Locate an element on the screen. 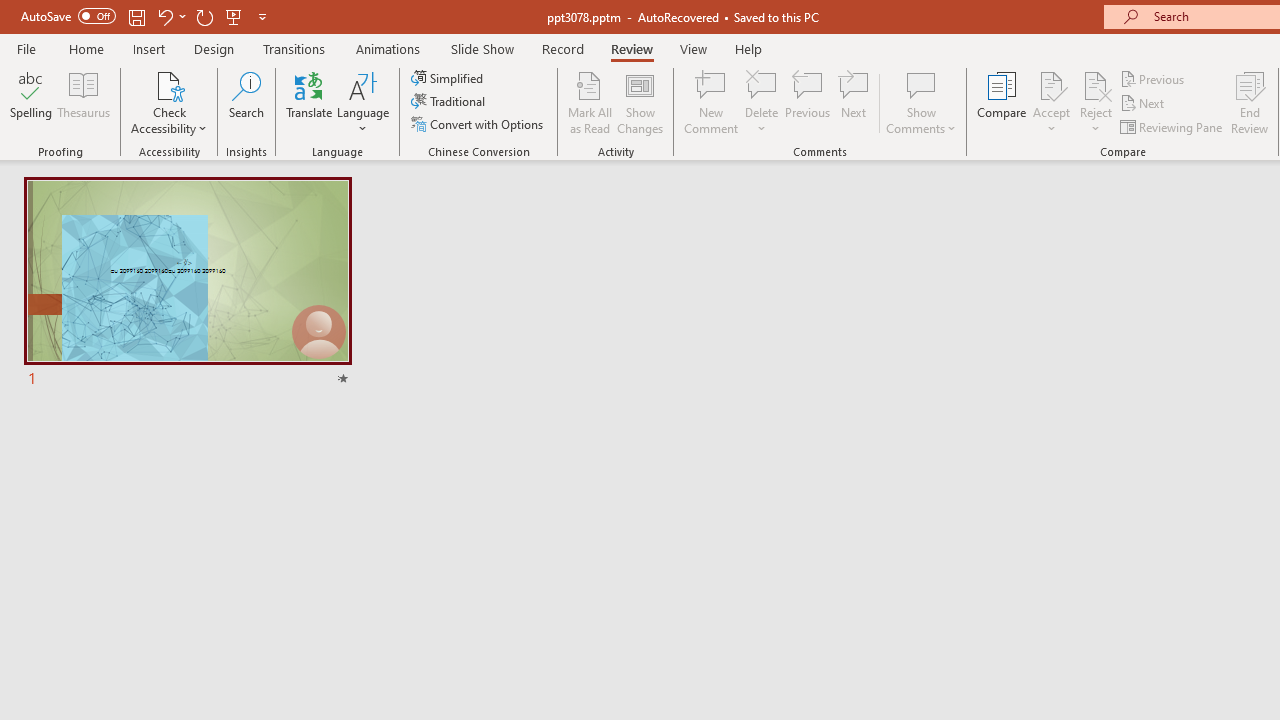 The height and width of the screenshot is (720, 1280). 'Show Changes' is located at coordinates (640, 103).